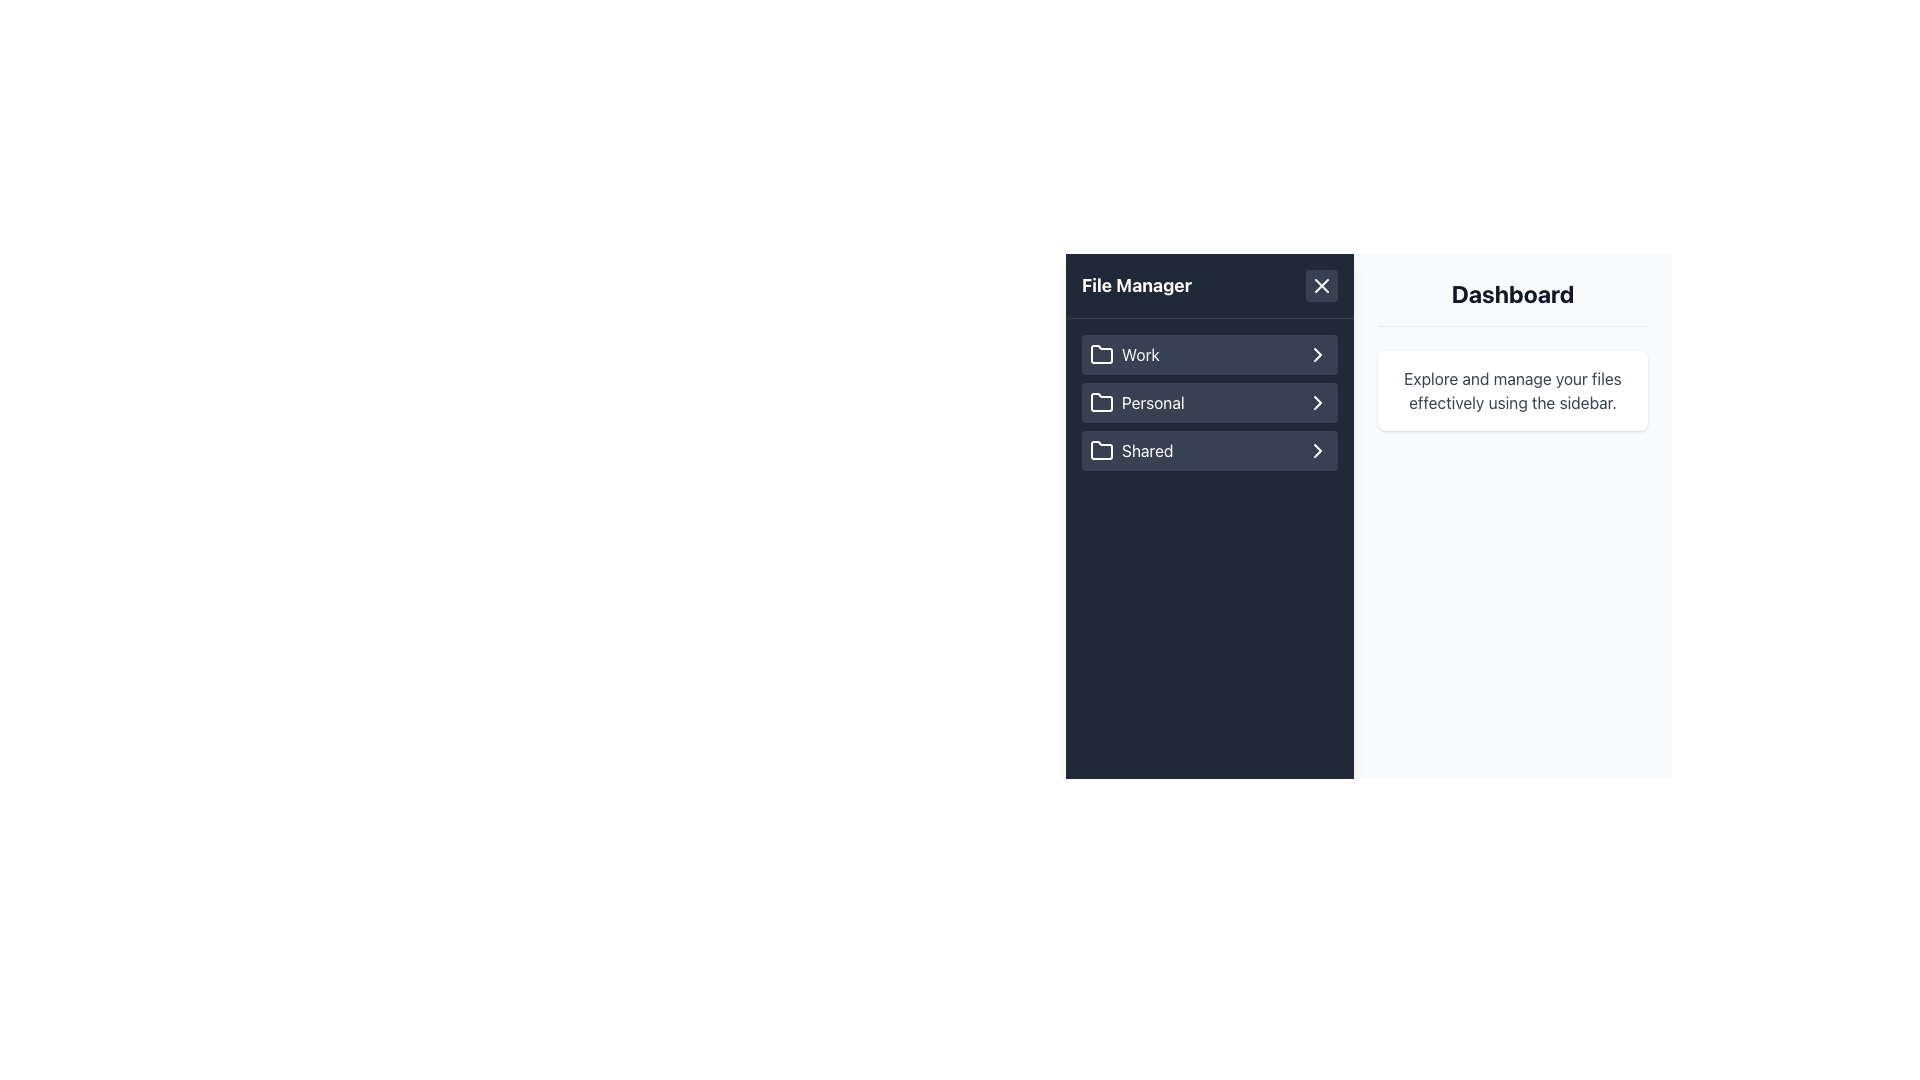  Describe the element at coordinates (1512, 390) in the screenshot. I see `the text label that contains the message 'Explore and manage your files effectively using the sidebar.' styled in gray font, located in the right section of the interface within the 'Dashboard' area` at that location.